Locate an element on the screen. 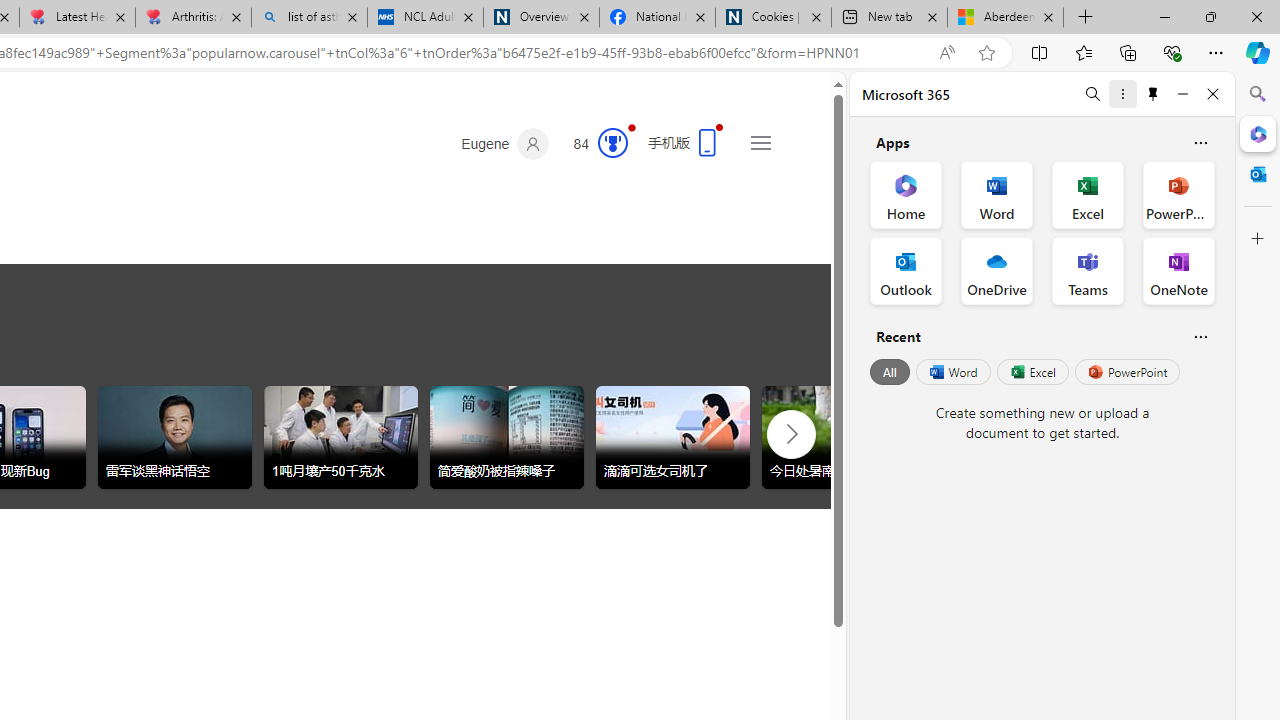  'Aberdeen, Hong Kong SAR hourly forecast | Microsoft Weather' is located at coordinates (1006, 17).